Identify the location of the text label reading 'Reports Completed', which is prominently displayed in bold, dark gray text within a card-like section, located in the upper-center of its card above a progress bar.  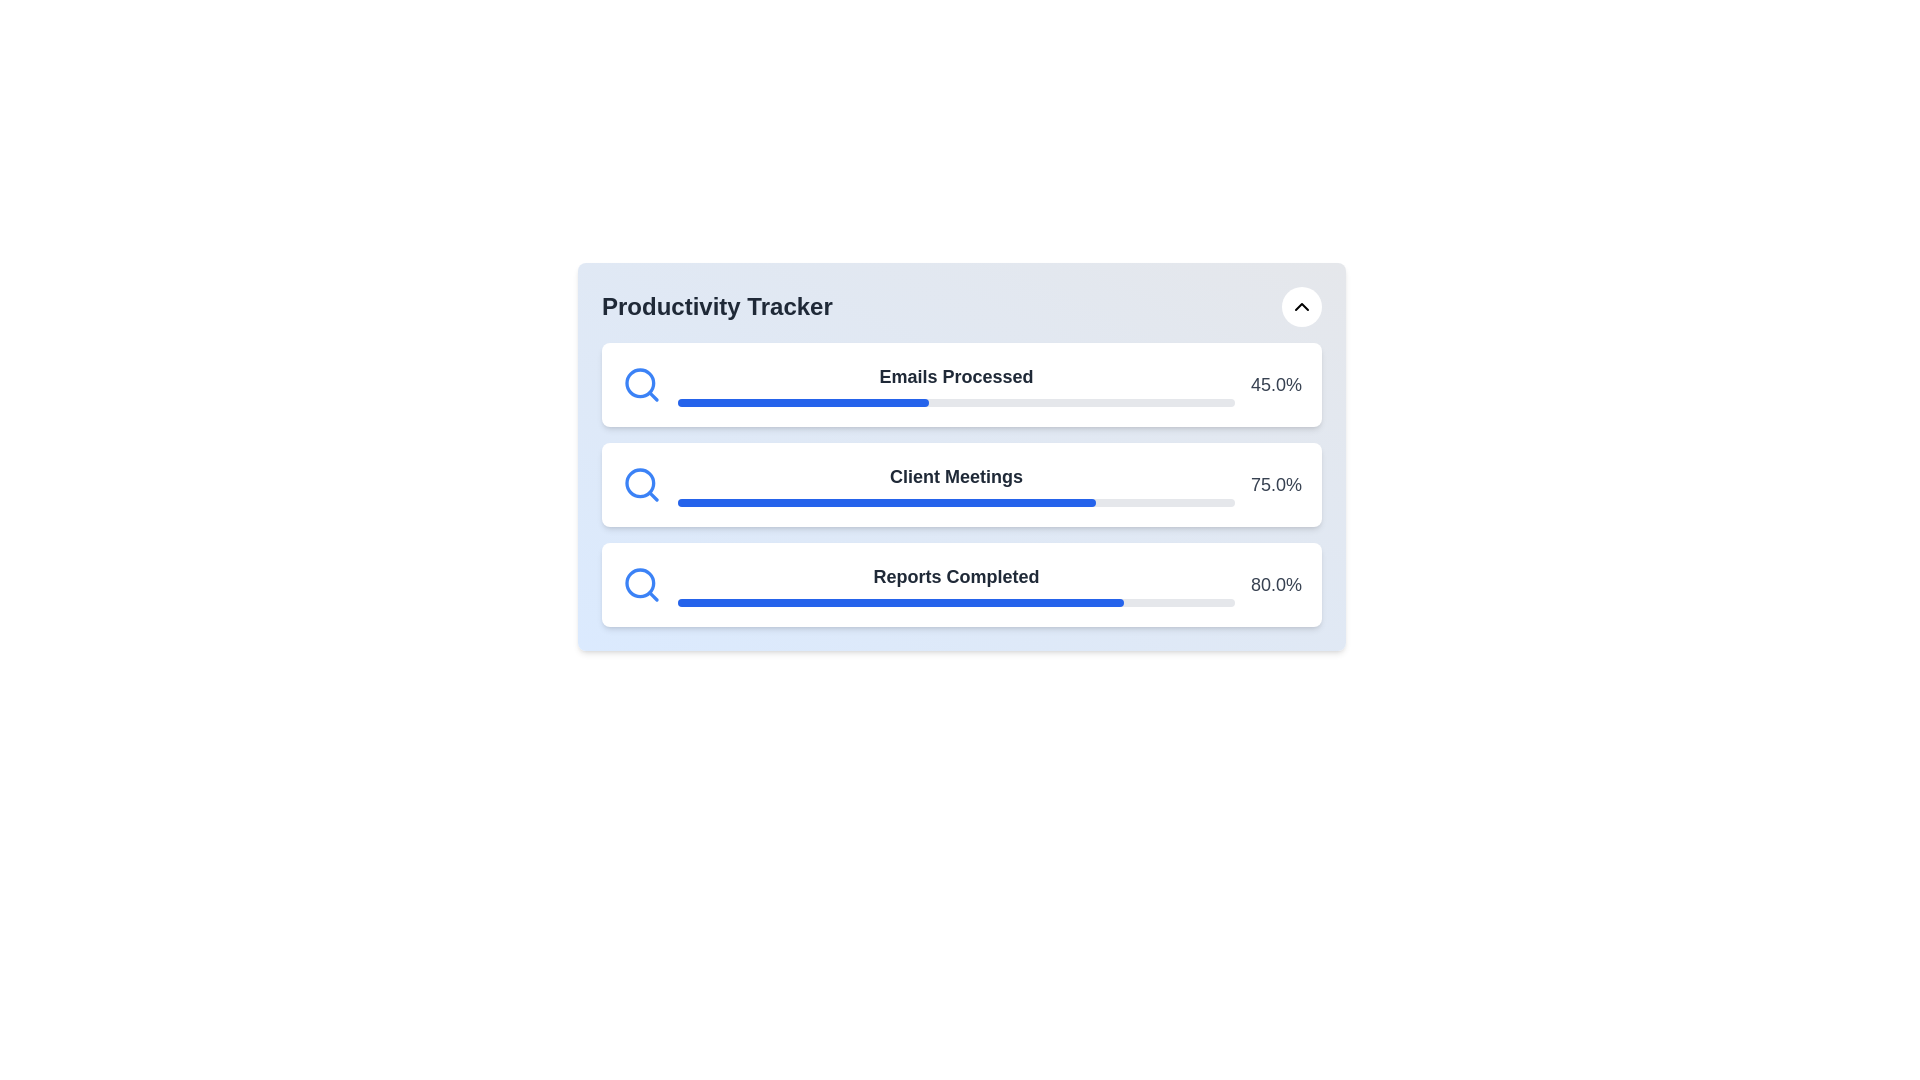
(955, 577).